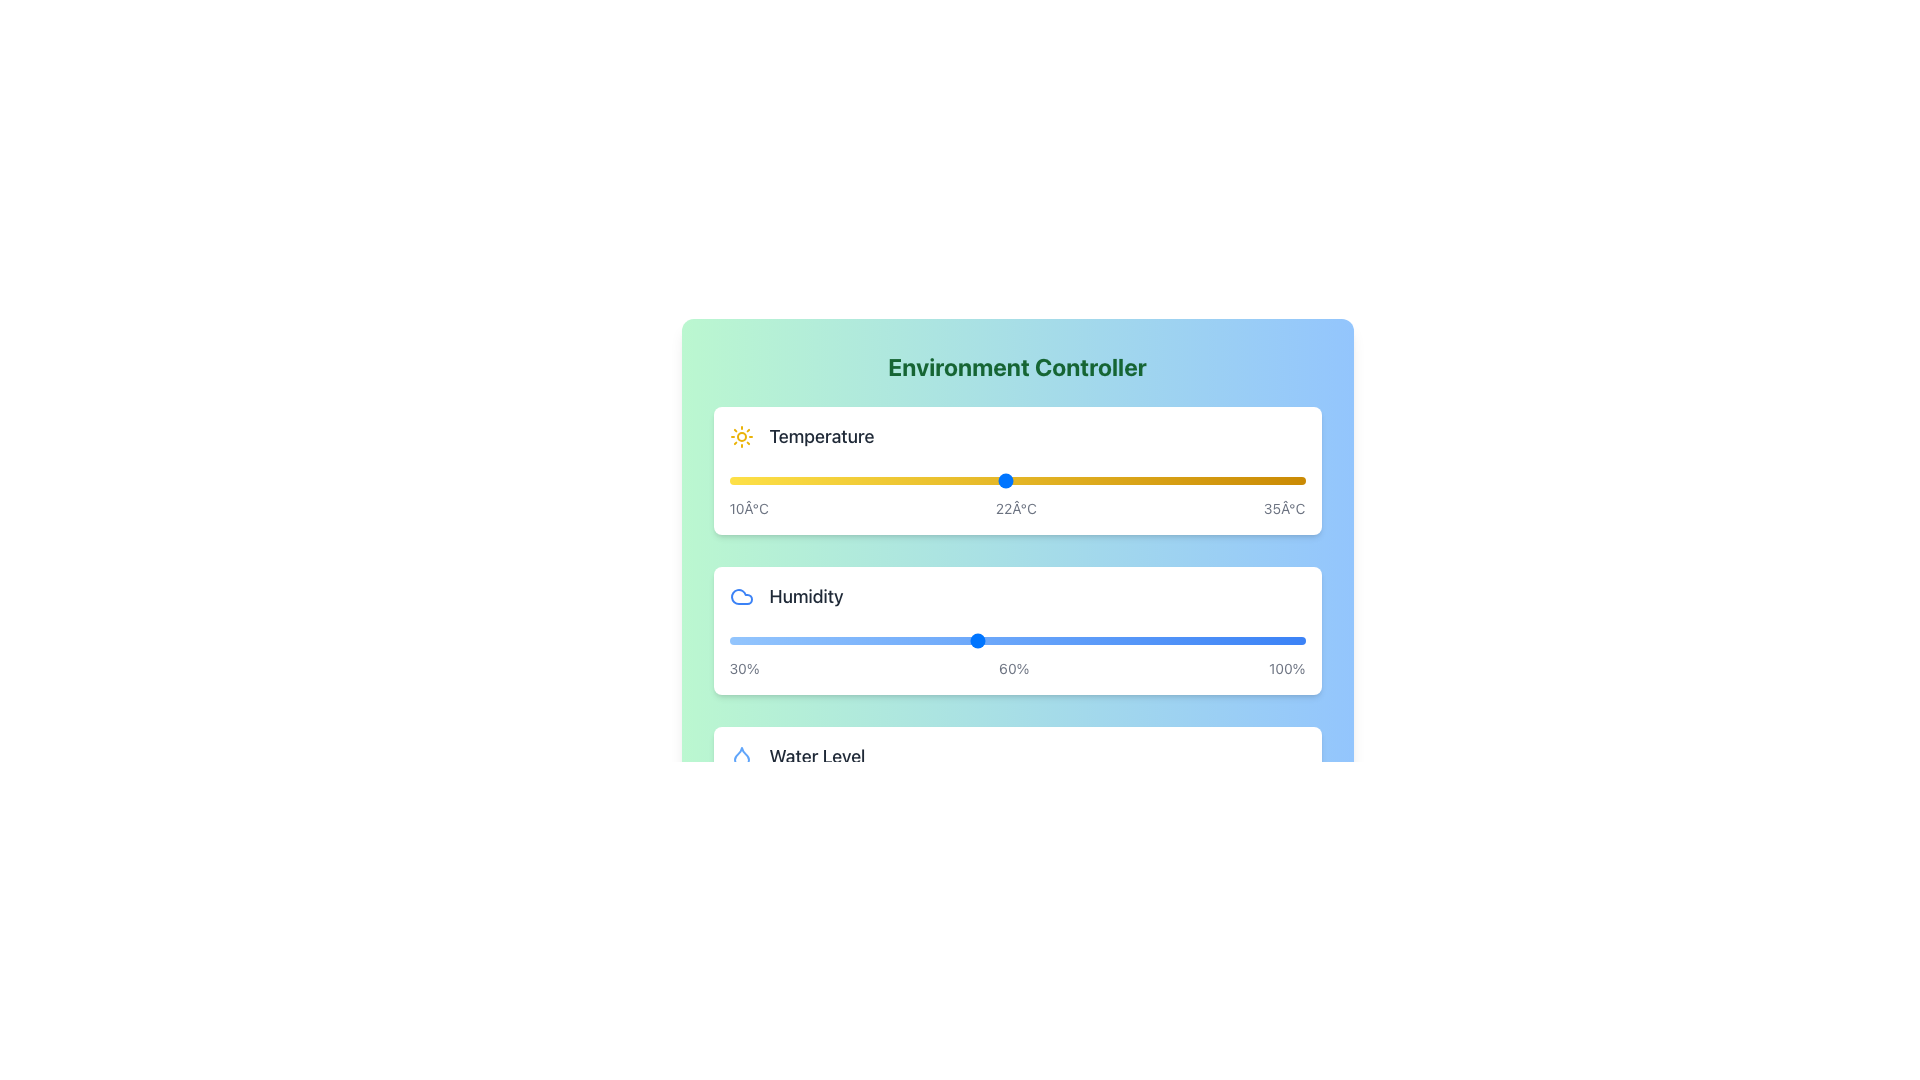  I want to click on the cloud icon representing the 'Humidity' section, located on the left side of the 'Humidity' label, so click(740, 596).